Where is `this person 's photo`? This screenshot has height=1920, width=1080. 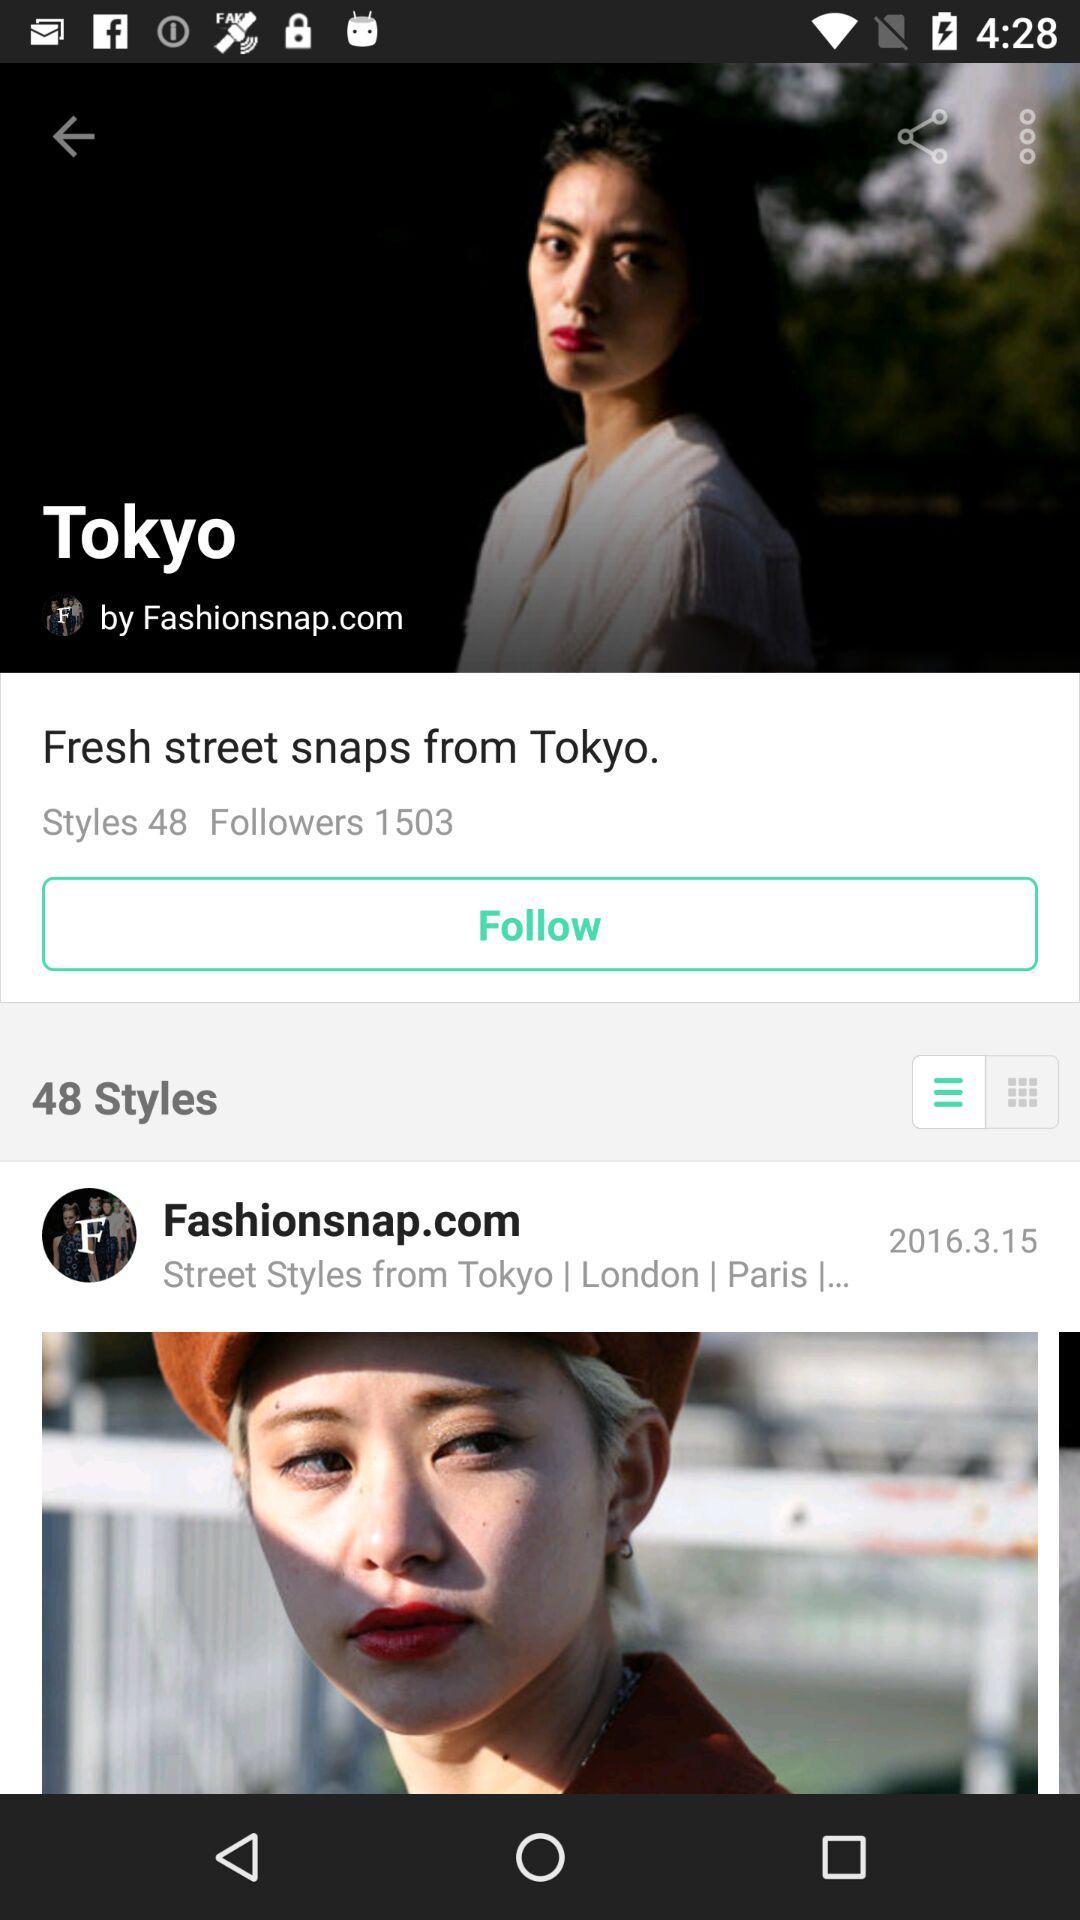
this person 's photo is located at coordinates (540, 1562).